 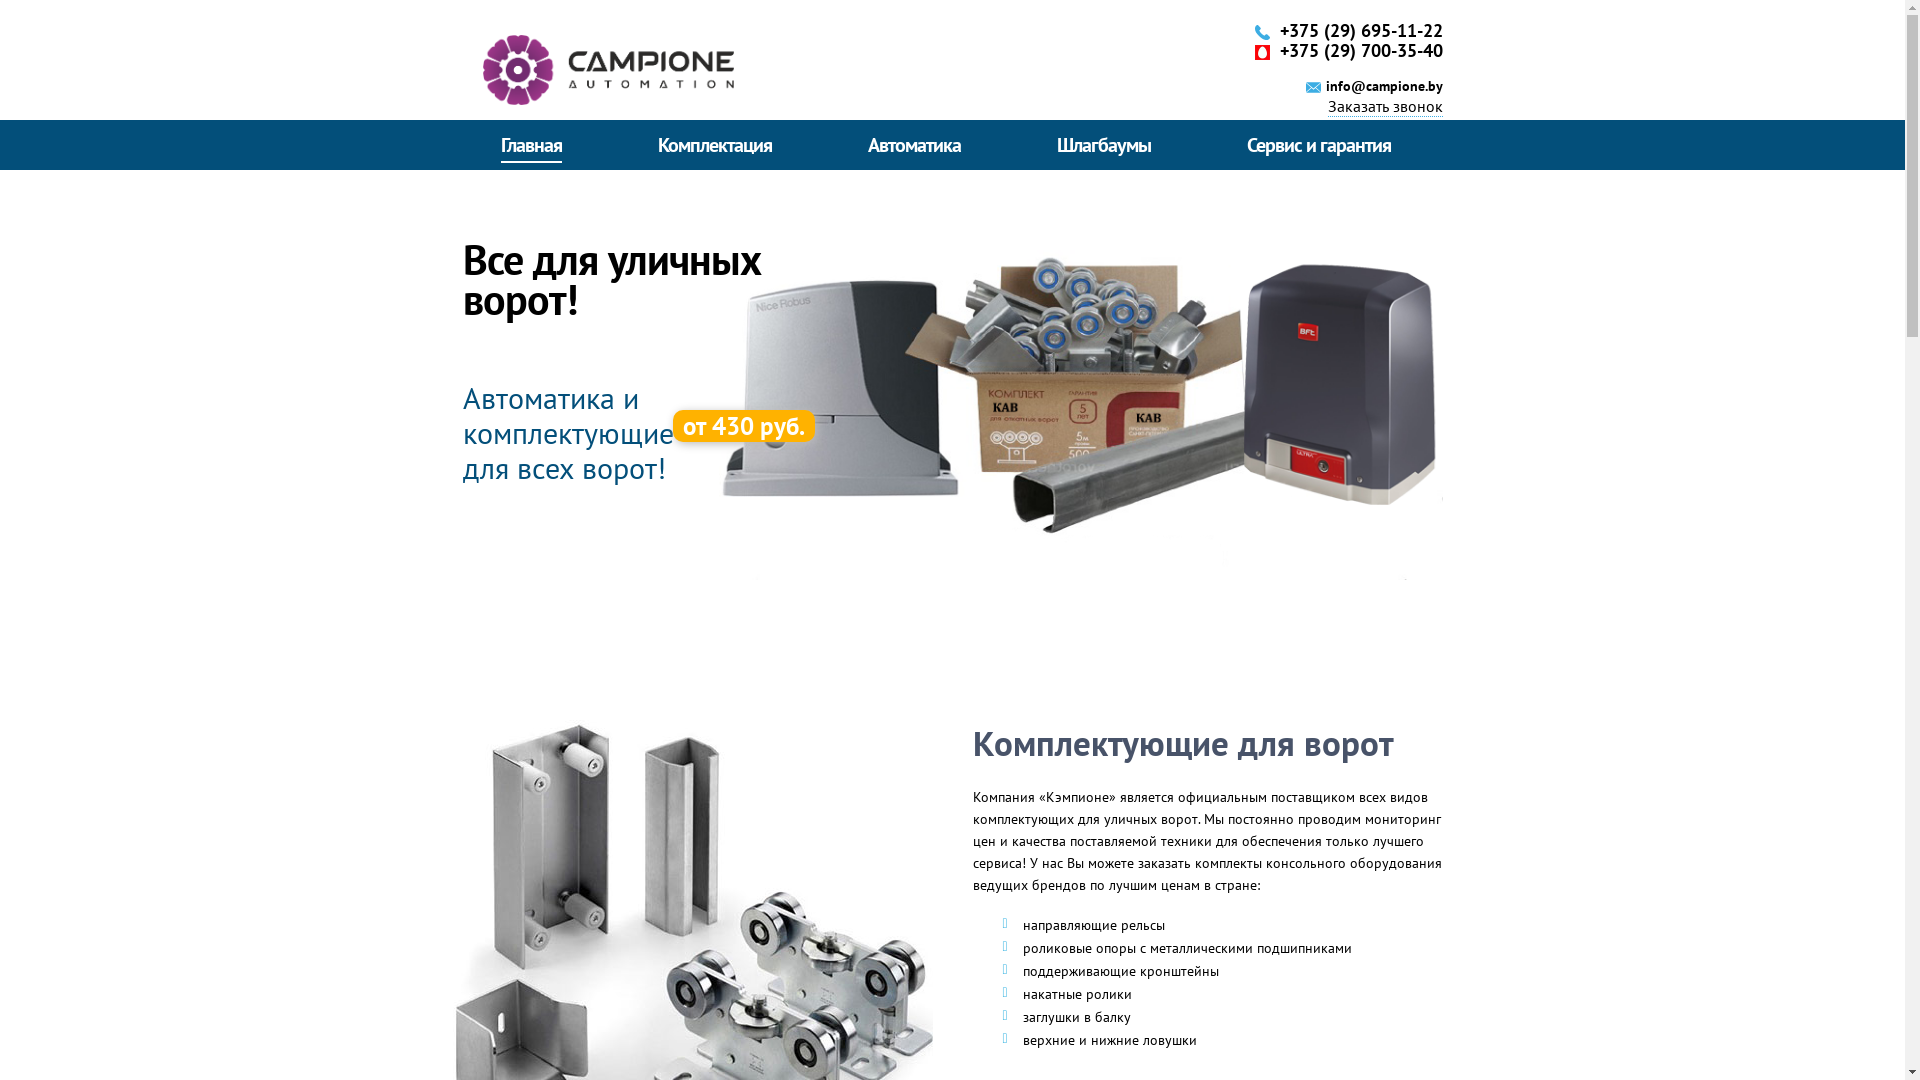 What do you see at coordinates (1280, 30) in the screenshot?
I see `'+375 (29) 695-11-22'` at bounding box center [1280, 30].